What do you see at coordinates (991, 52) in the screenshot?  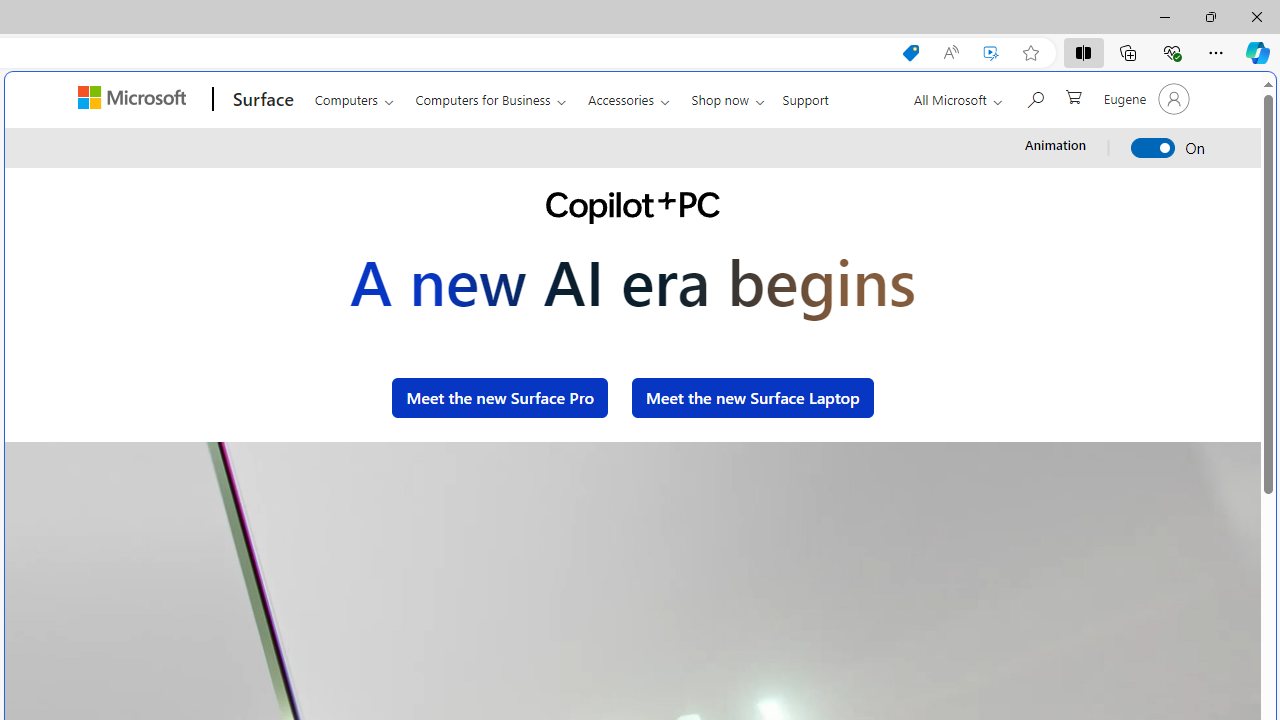 I see `'Enhance video'` at bounding box center [991, 52].